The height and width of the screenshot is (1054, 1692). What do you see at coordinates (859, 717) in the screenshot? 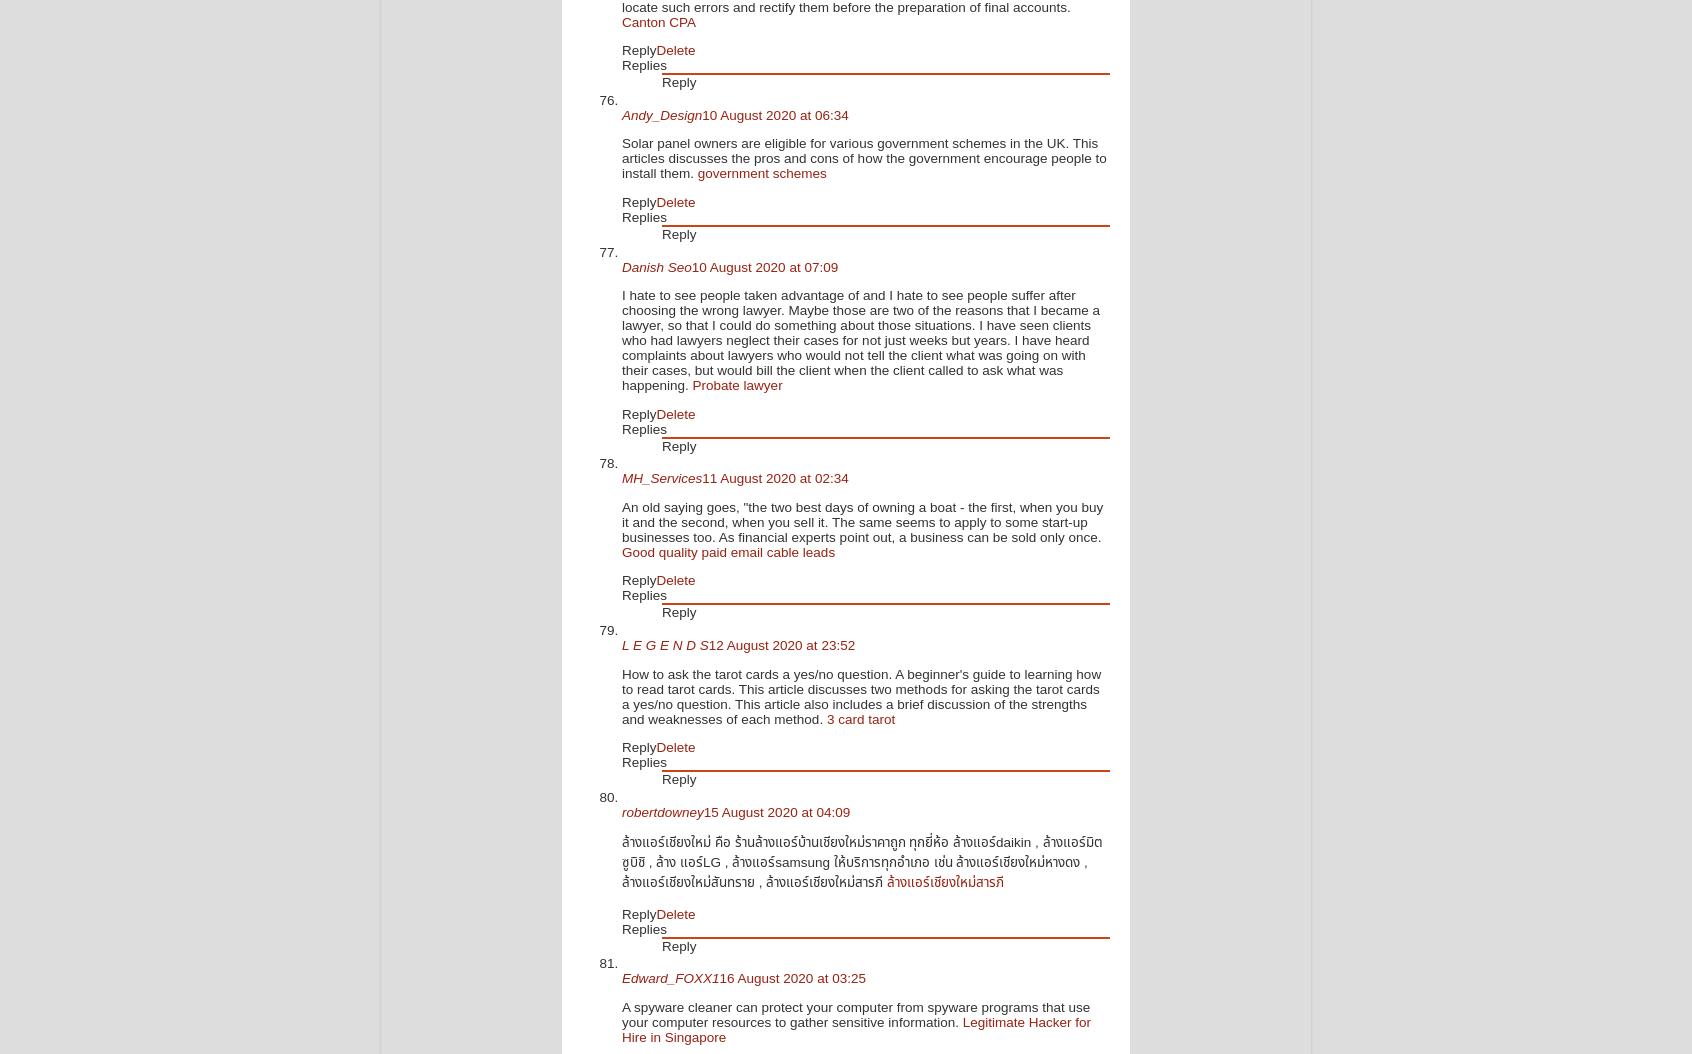
I see `'3 card tarot'` at bounding box center [859, 717].